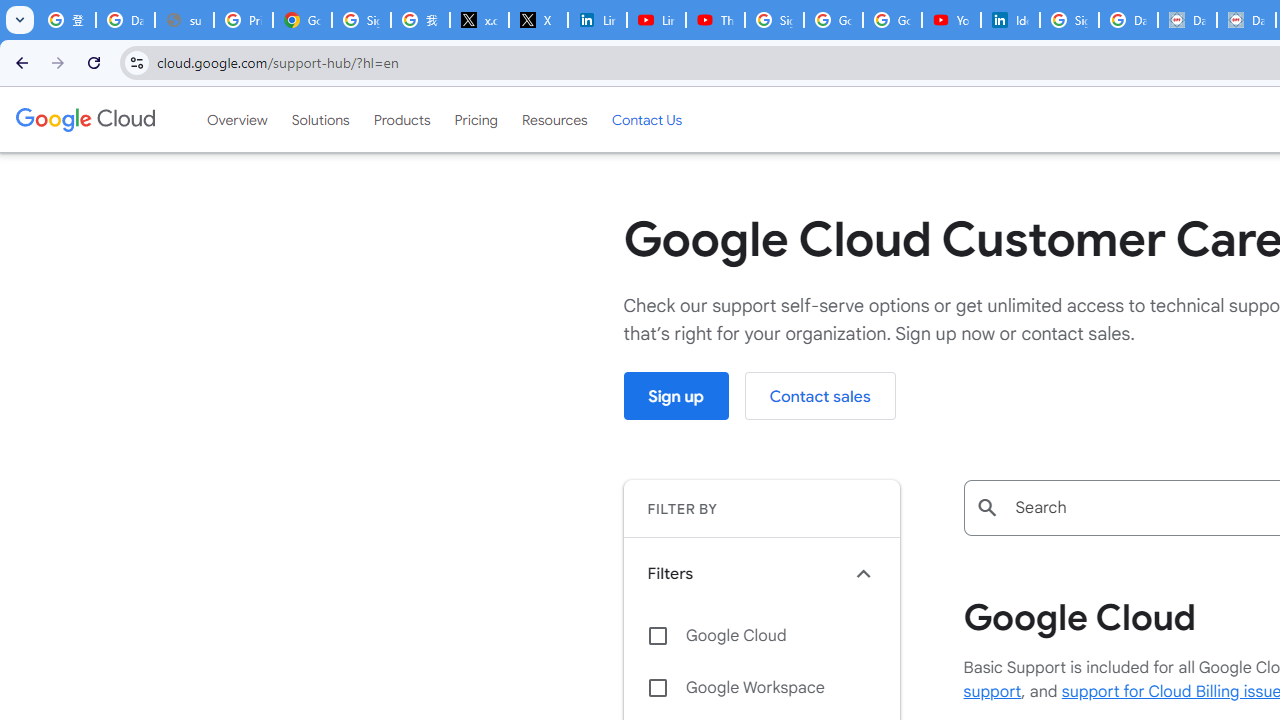 The image size is (1280, 720). I want to click on 'LinkedIn Privacy Policy', so click(596, 20).